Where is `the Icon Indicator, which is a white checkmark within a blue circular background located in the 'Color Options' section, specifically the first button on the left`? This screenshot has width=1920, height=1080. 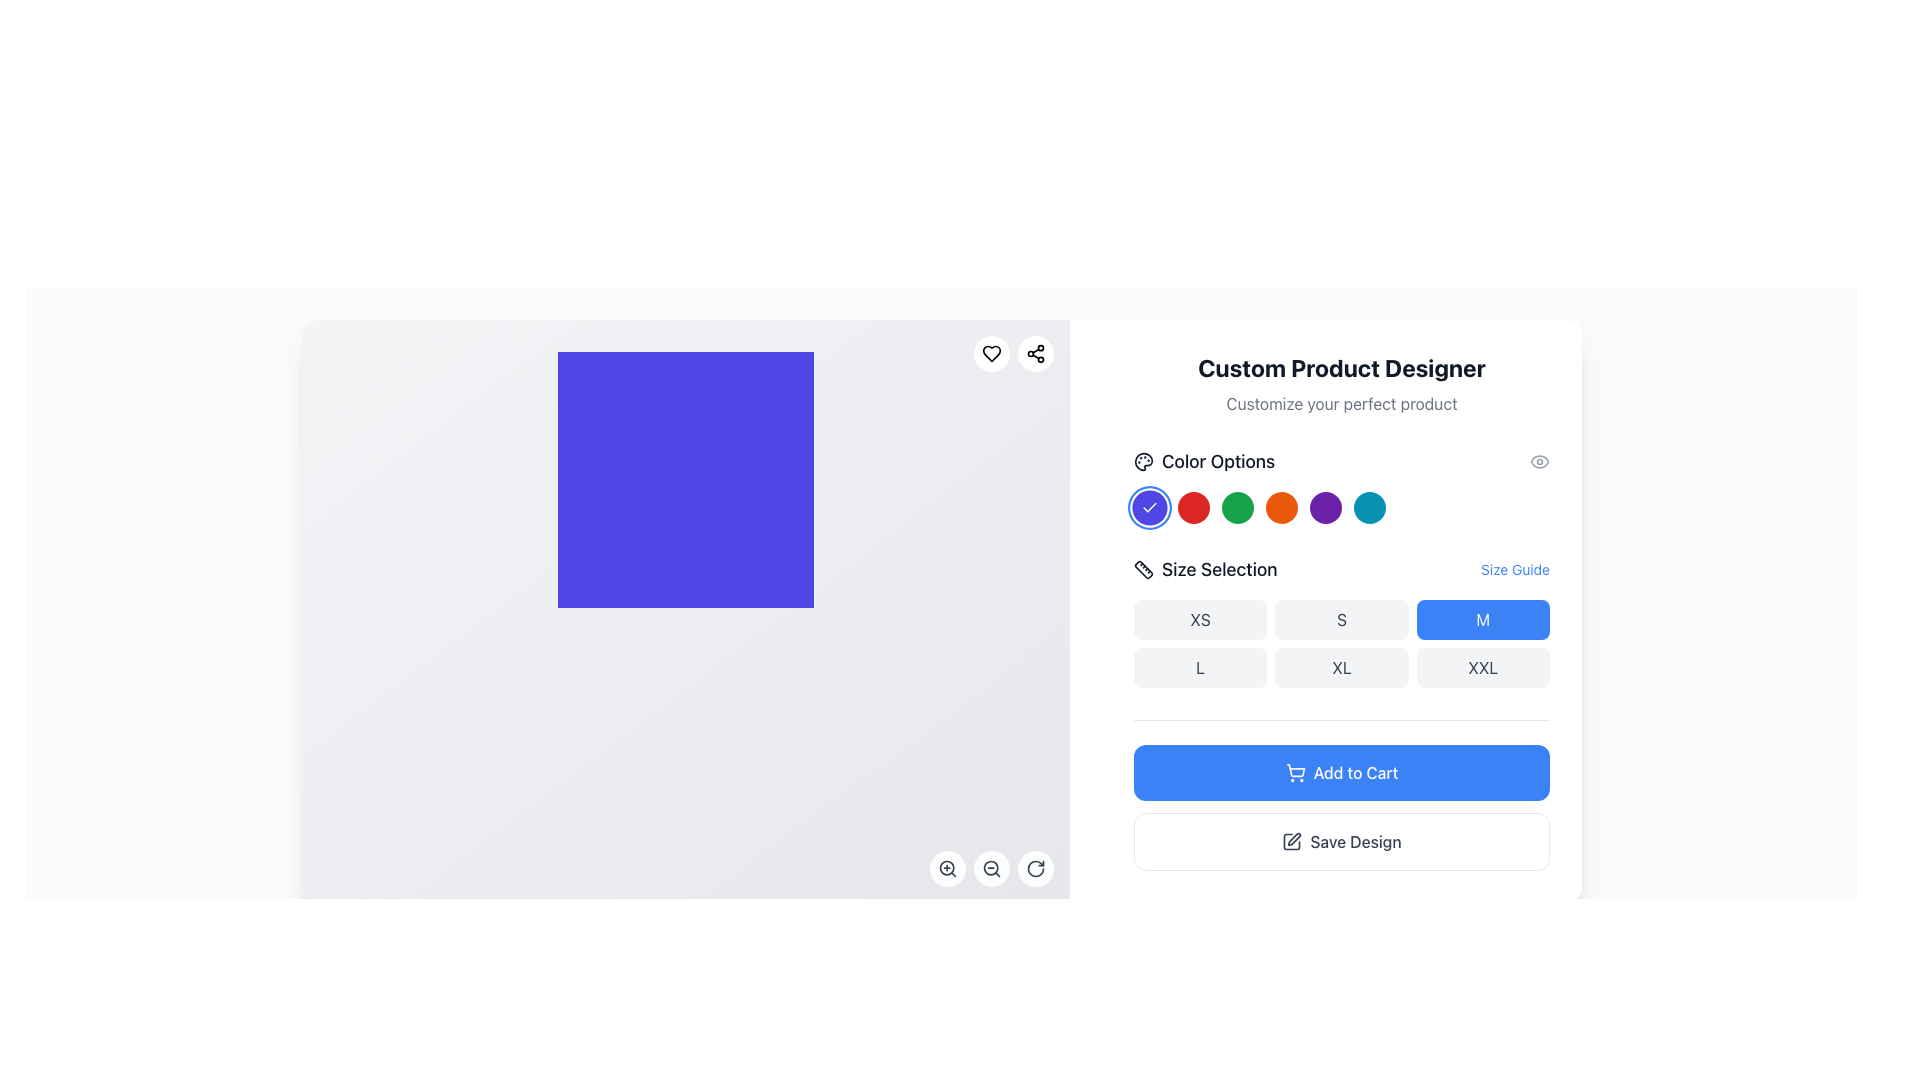 the Icon Indicator, which is a white checkmark within a blue circular background located in the 'Color Options' section, specifically the first button on the left is located at coordinates (1150, 507).